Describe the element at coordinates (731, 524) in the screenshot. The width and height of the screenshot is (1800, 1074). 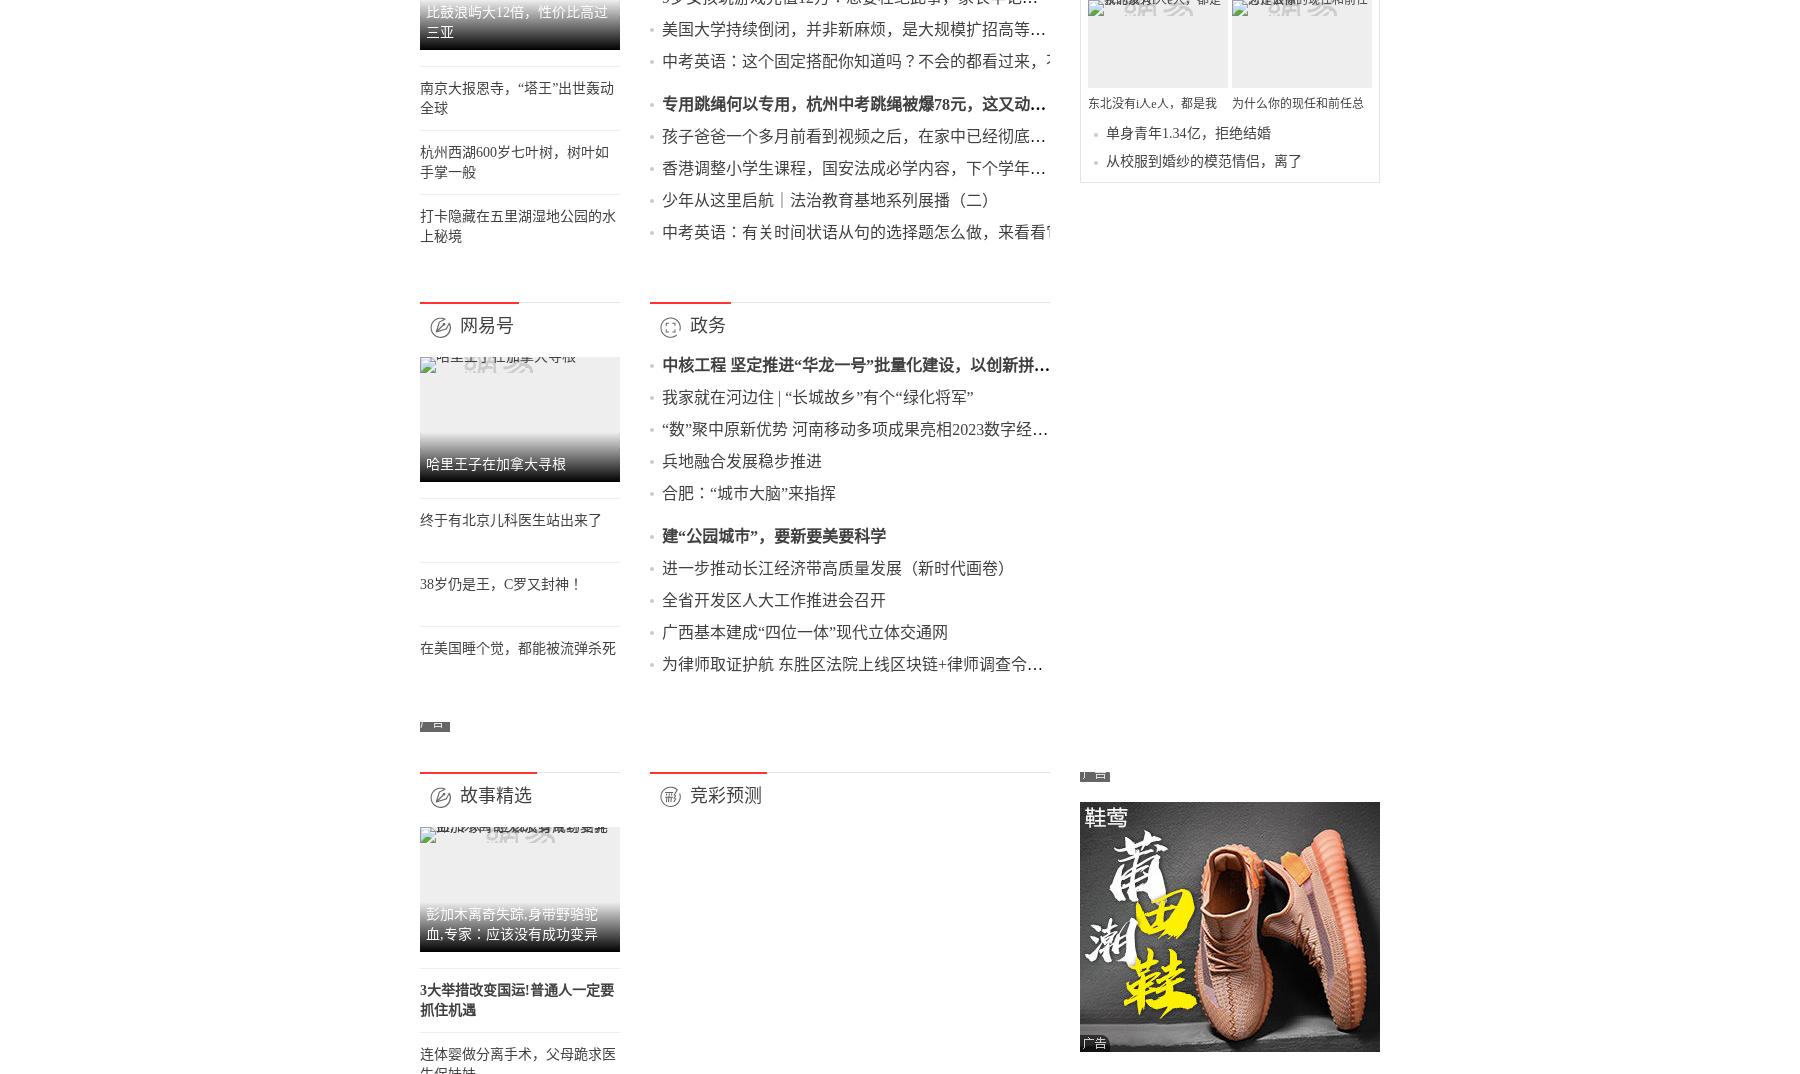
I see `'专用跳绳何以专用，杭州中考跳绳被爆78元，这又动了谁的“奶酪”'` at that location.